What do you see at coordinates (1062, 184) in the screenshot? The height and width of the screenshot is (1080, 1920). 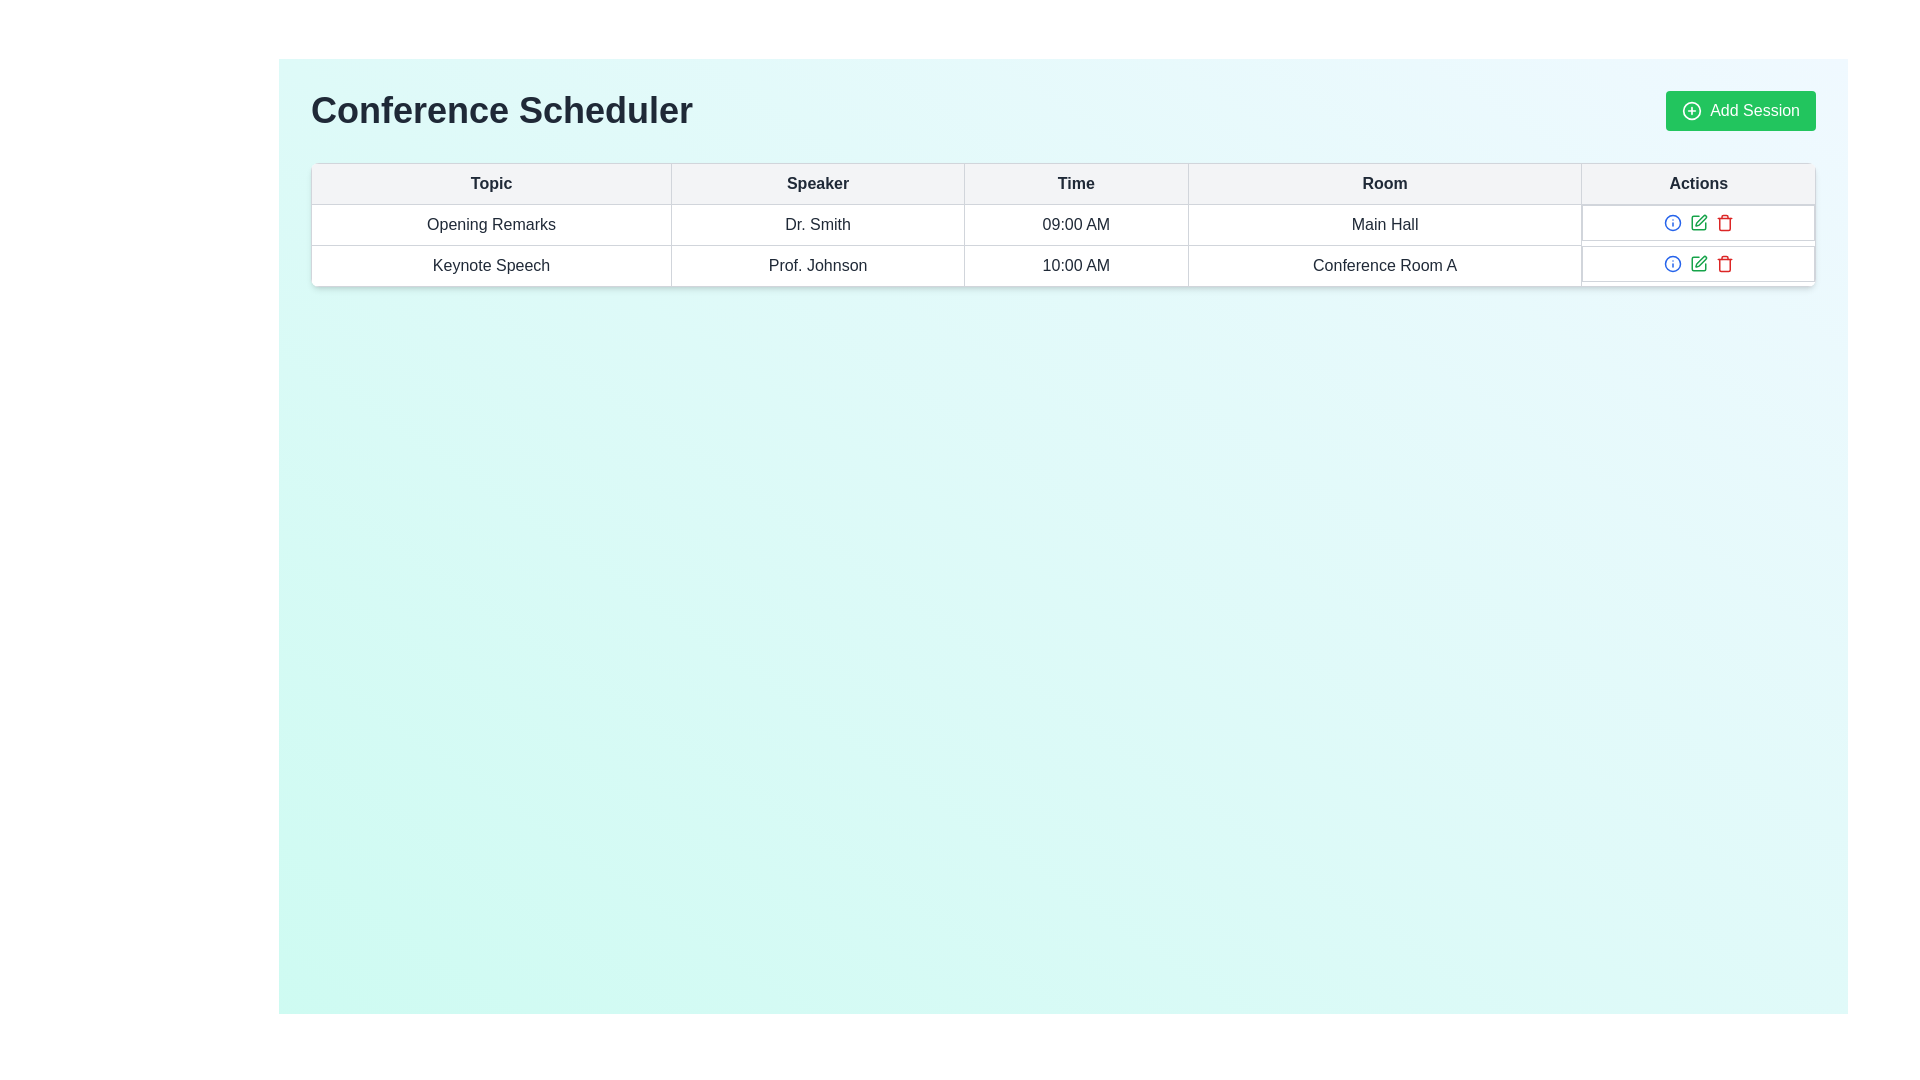 I see `the third column header cell in the table that indicates the category for the scheduled time of an event, located between the 'Speaker' and 'Room' columns` at bounding box center [1062, 184].